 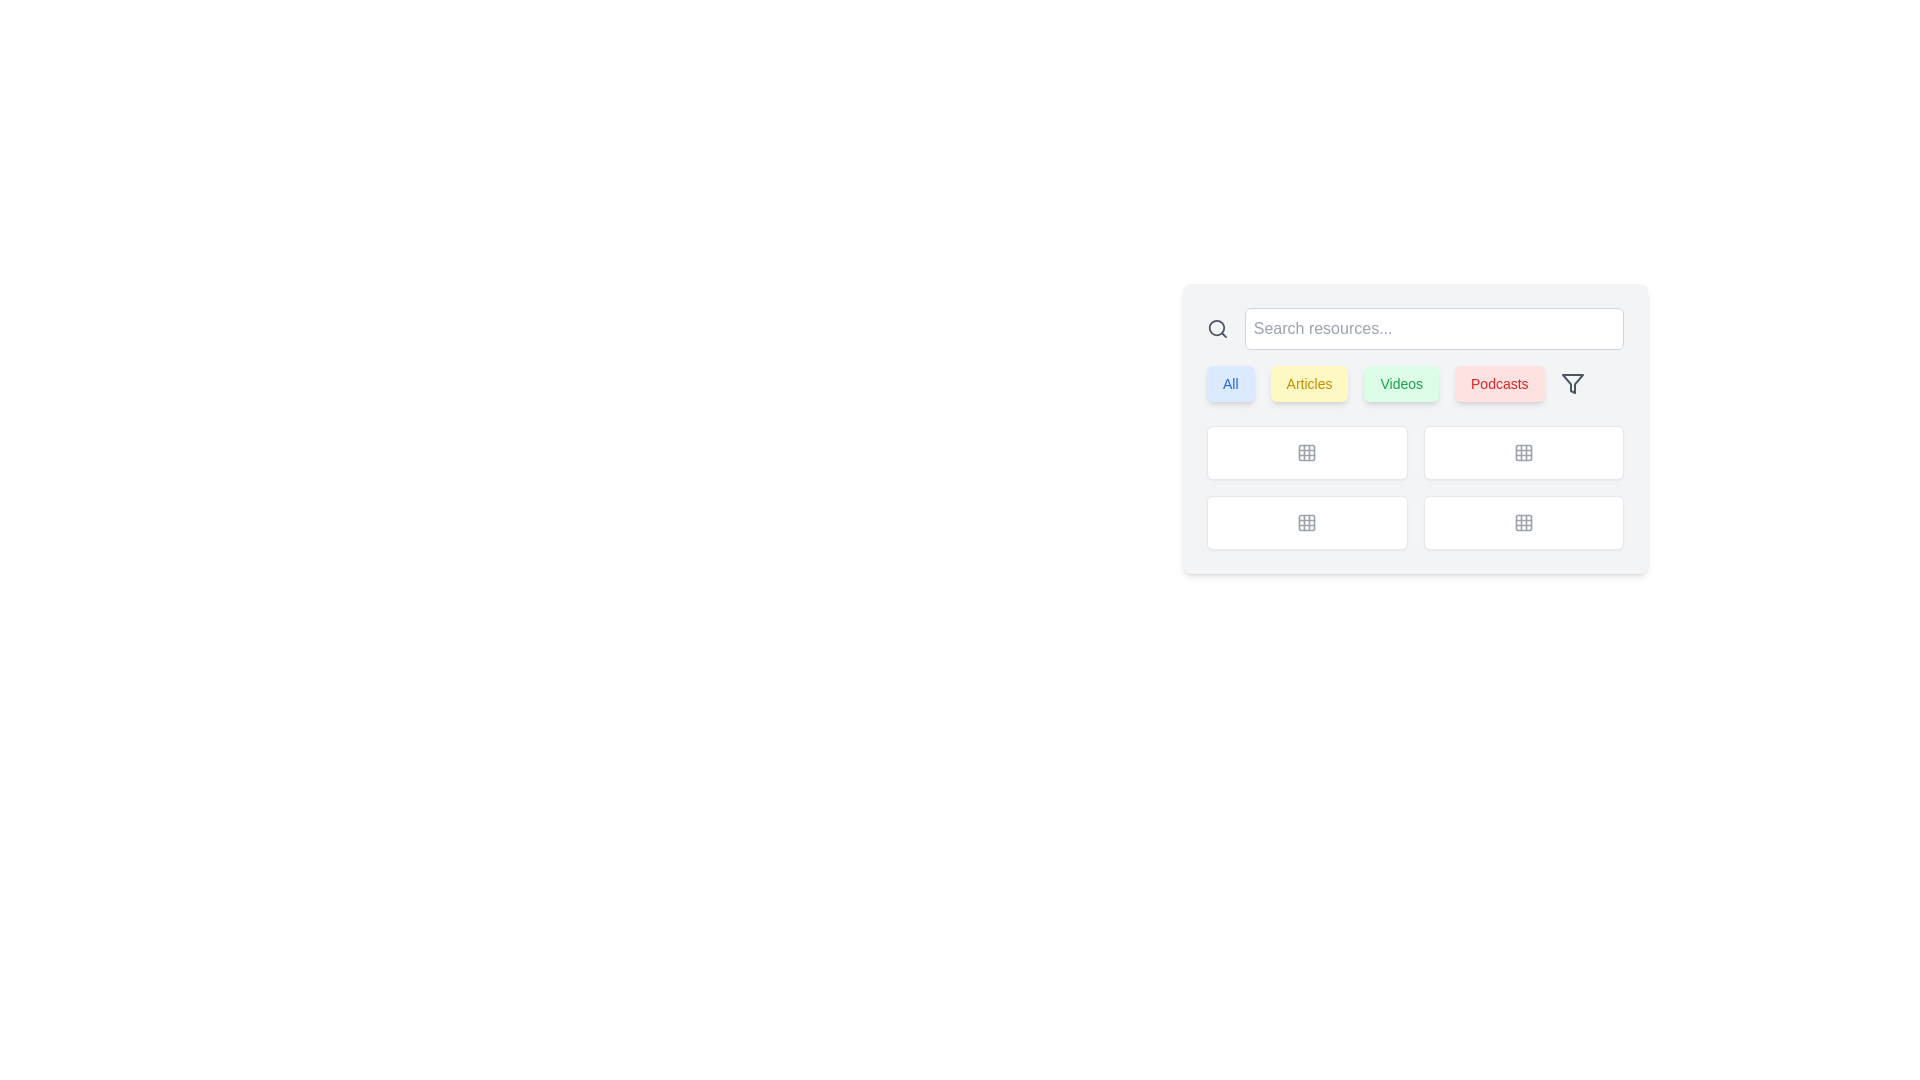 I want to click on the filter tool icon located at the top-right corner of the group of labeled buttons ('All', 'Articles', 'Videos', and 'Podcasts'), so click(x=1571, y=384).